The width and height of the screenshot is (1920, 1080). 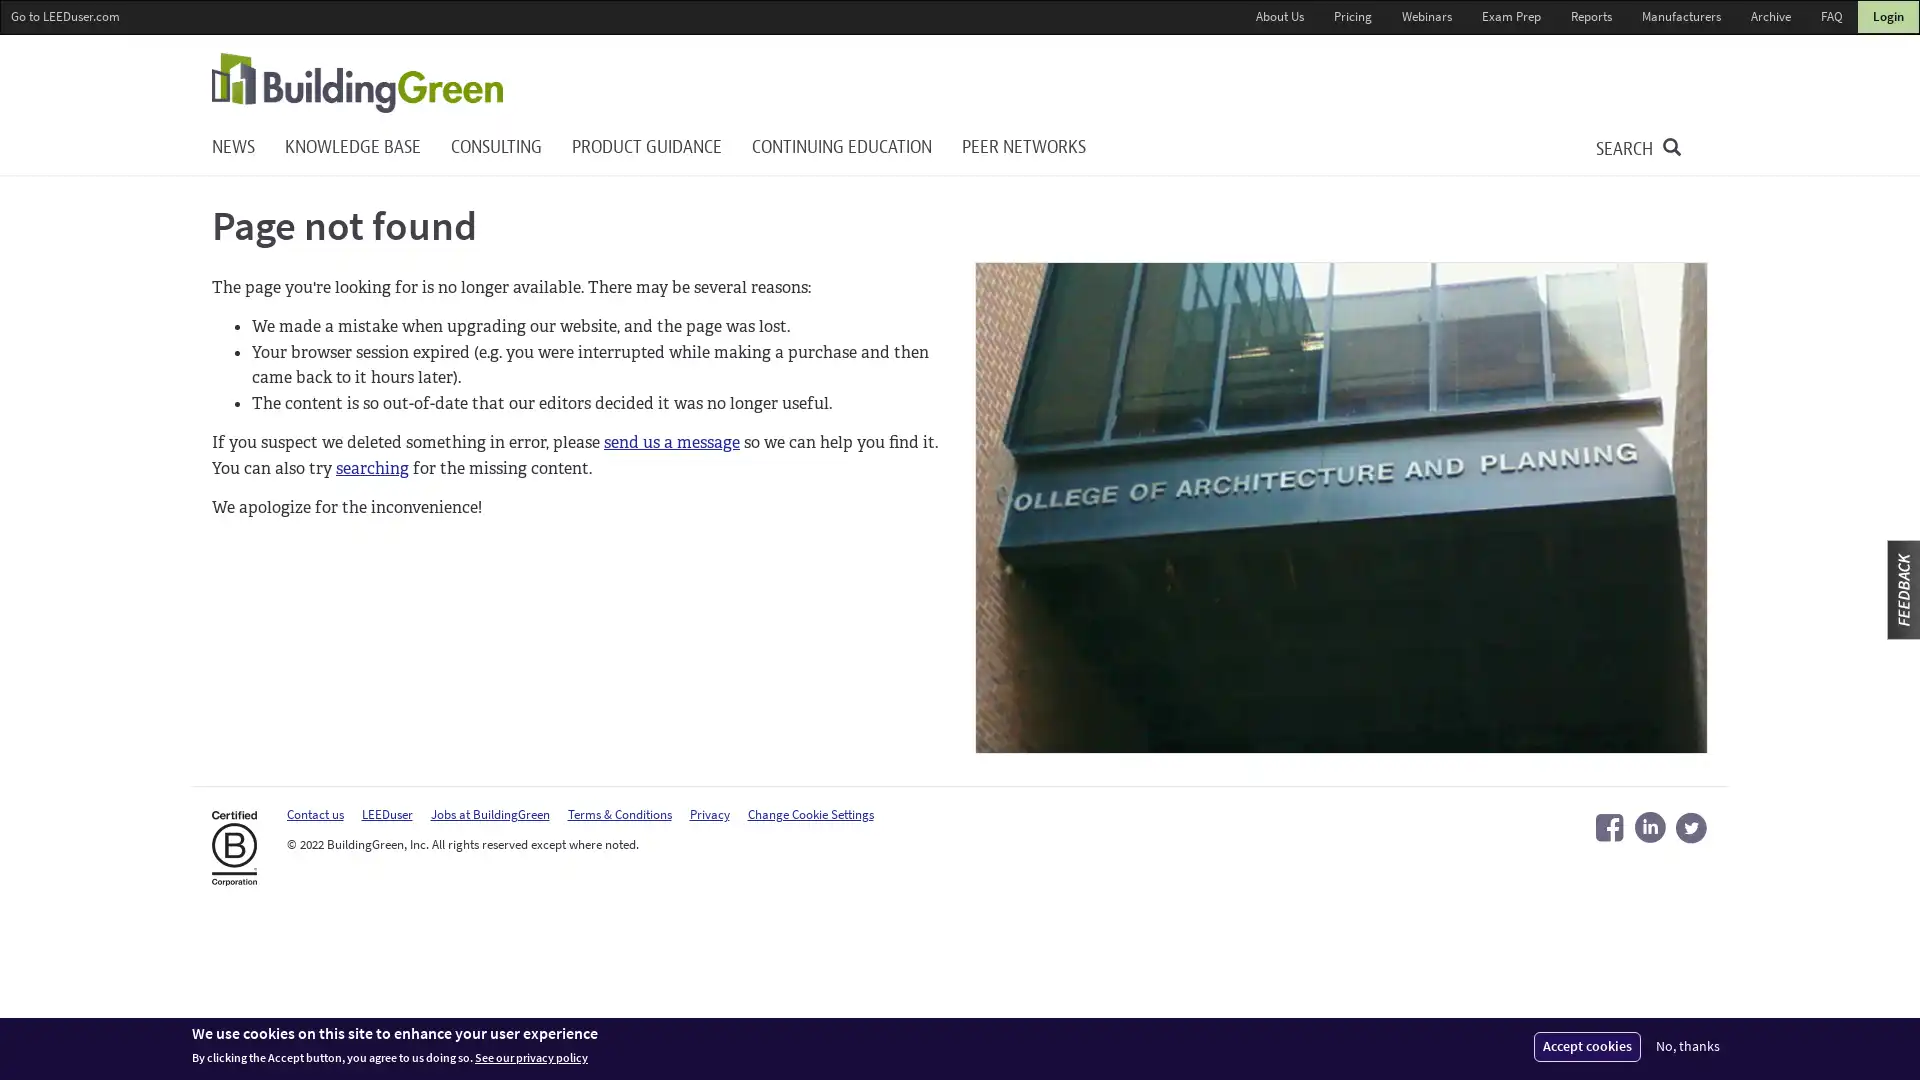 What do you see at coordinates (1687, 1045) in the screenshot?
I see `No, thanks` at bounding box center [1687, 1045].